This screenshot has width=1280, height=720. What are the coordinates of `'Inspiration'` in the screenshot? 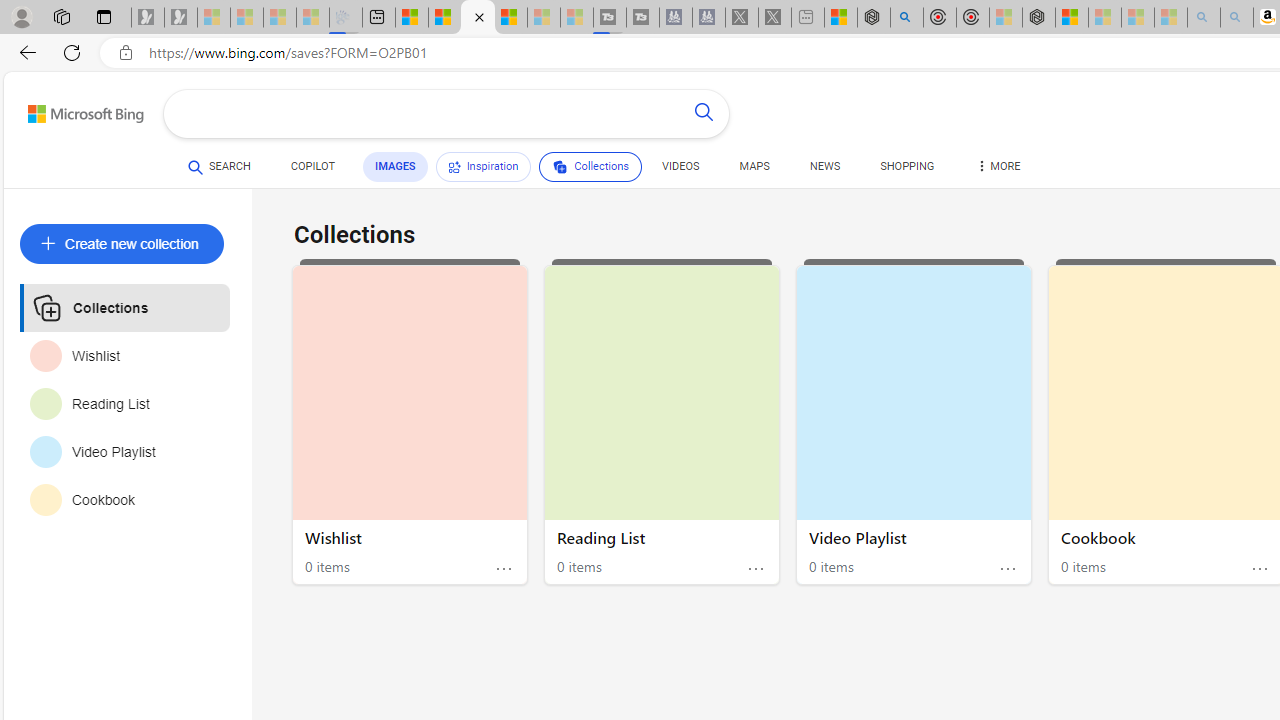 It's located at (483, 165).